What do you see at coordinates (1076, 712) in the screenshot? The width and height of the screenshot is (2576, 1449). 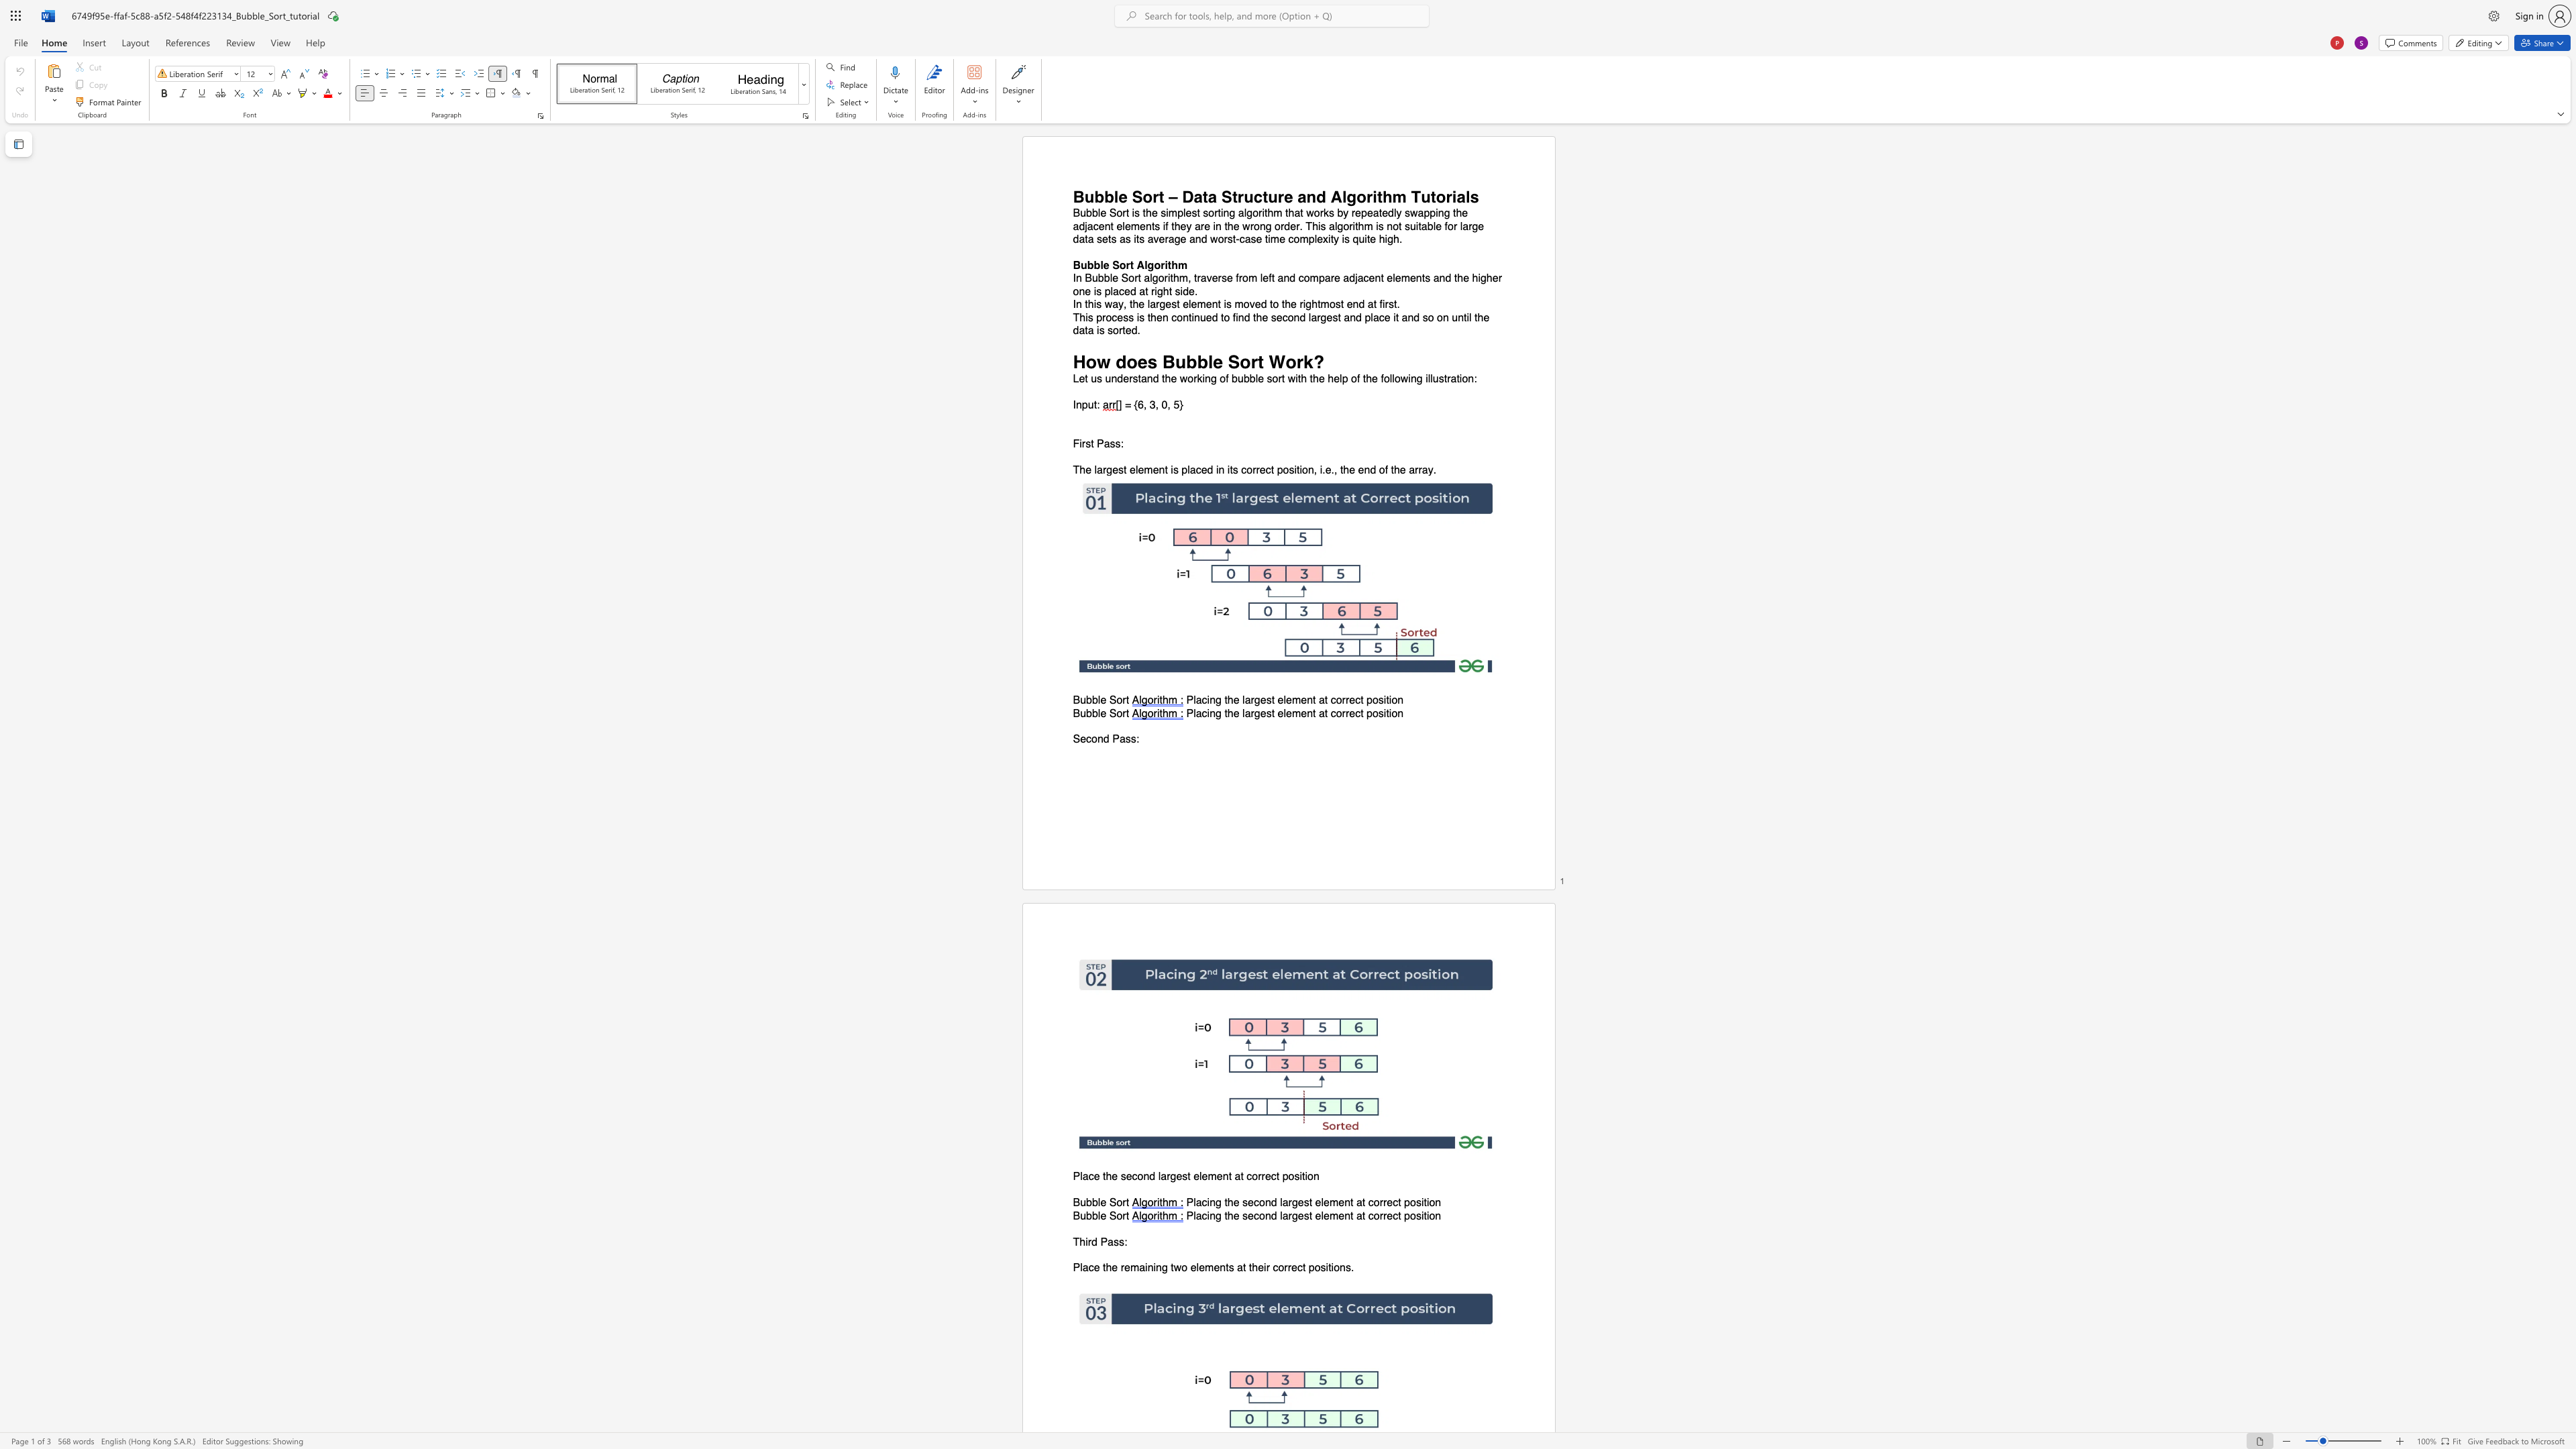 I see `the 1th character "B" in the text` at bounding box center [1076, 712].